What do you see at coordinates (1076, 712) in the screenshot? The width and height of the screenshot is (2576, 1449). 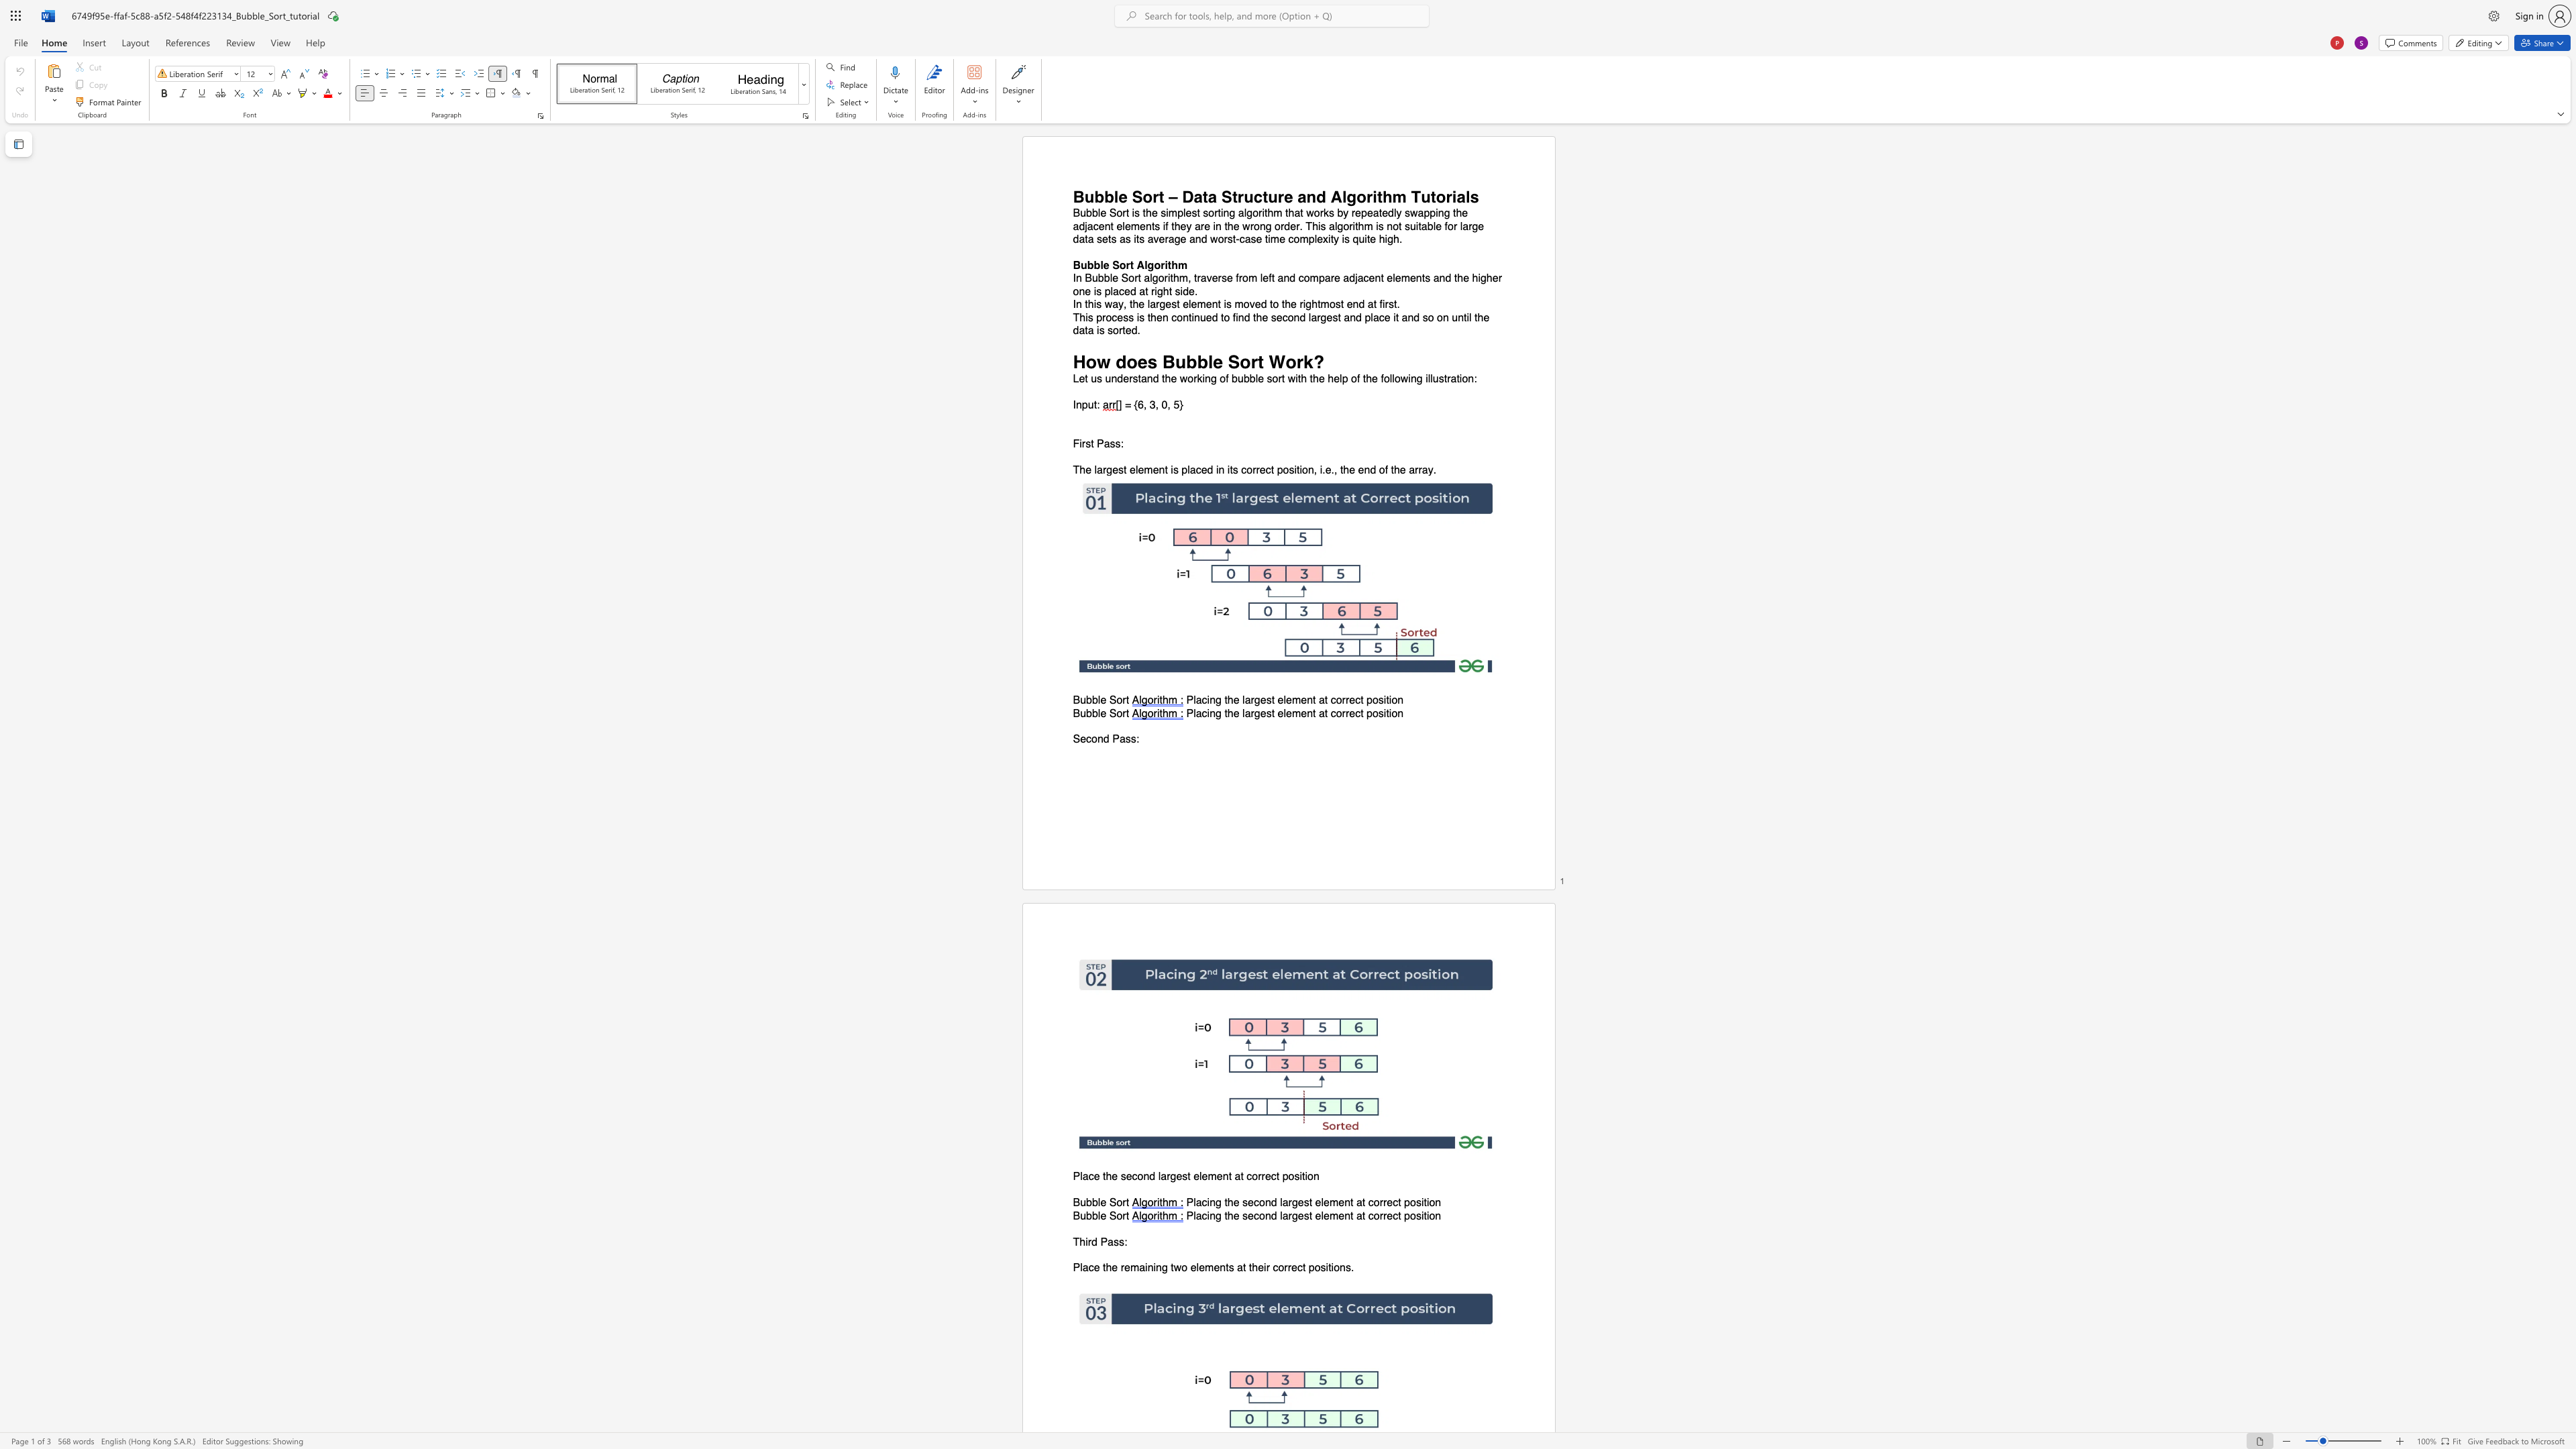 I see `the 1th character "B" in the text` at bounding box center [1076, 712].